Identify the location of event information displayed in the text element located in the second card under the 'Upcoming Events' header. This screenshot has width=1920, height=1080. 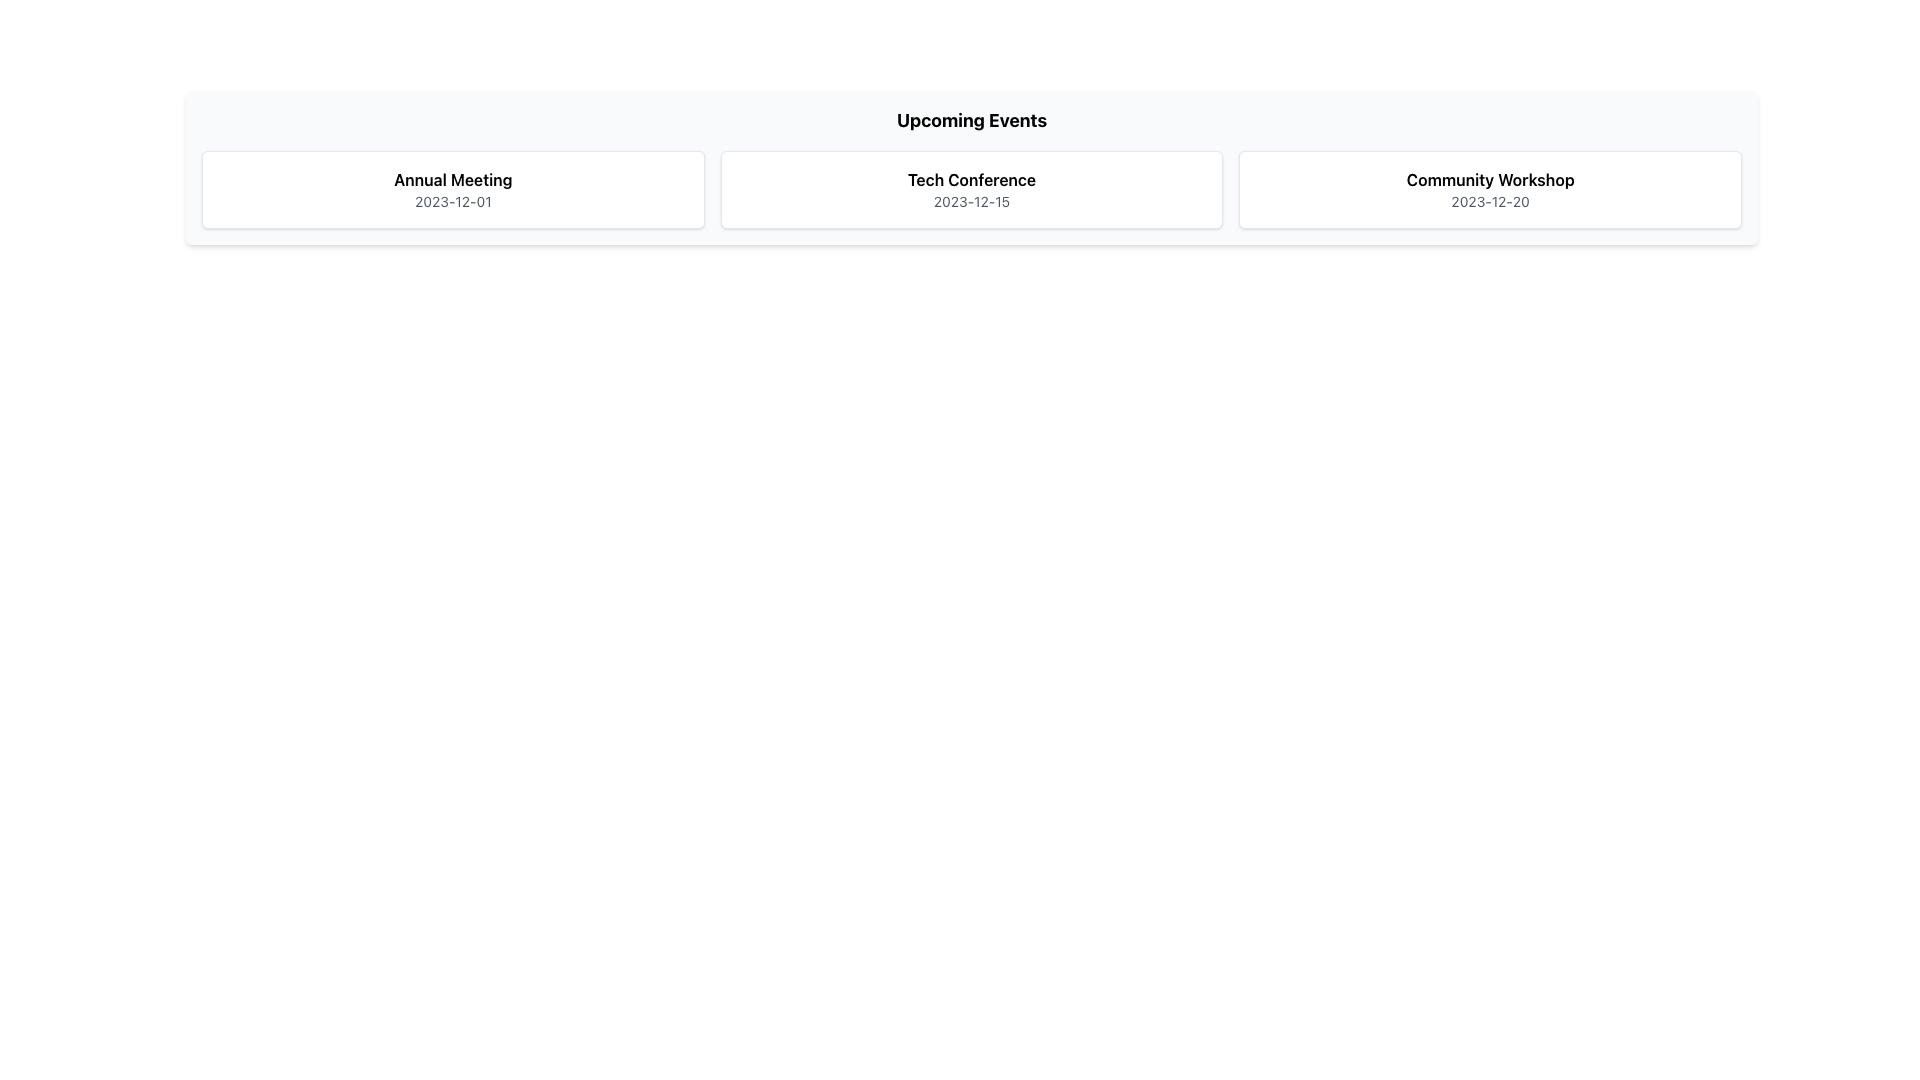
(971, 189).